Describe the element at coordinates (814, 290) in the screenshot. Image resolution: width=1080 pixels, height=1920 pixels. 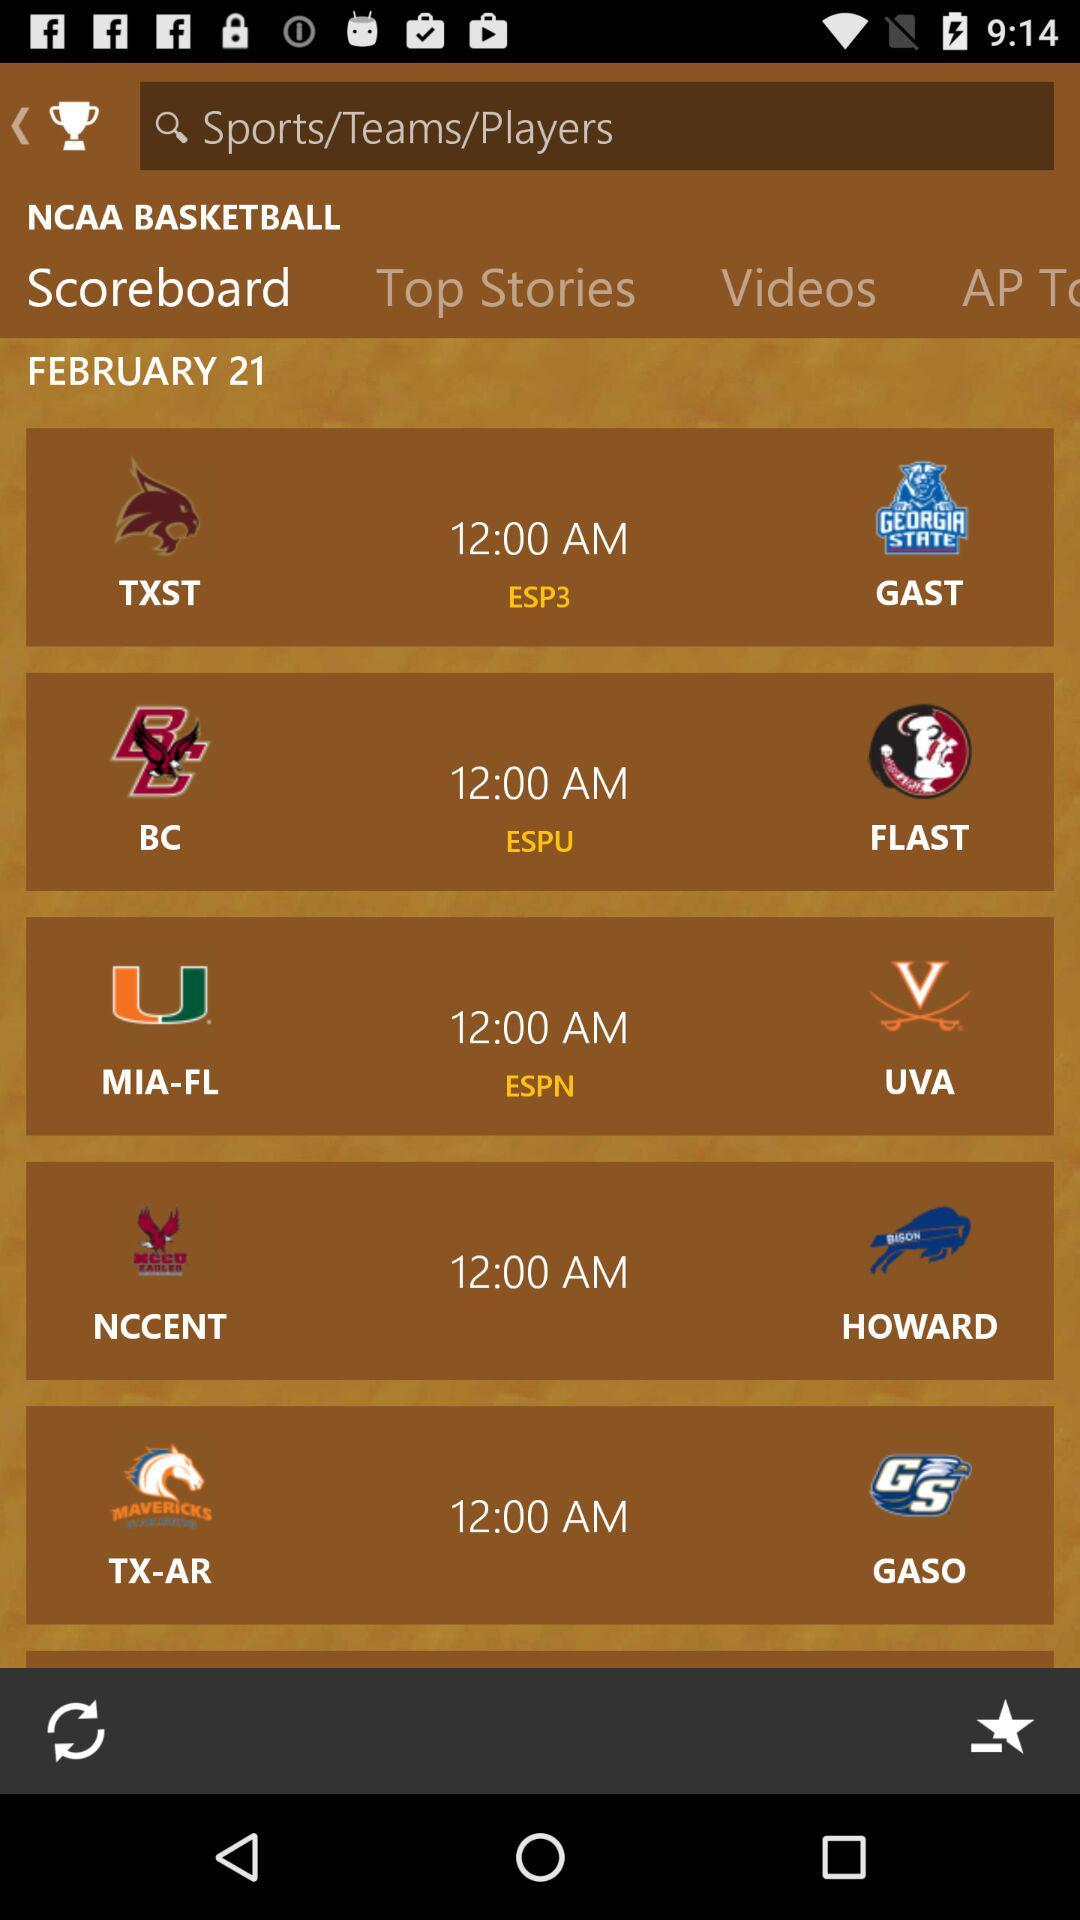
I see `videos item` at that location.